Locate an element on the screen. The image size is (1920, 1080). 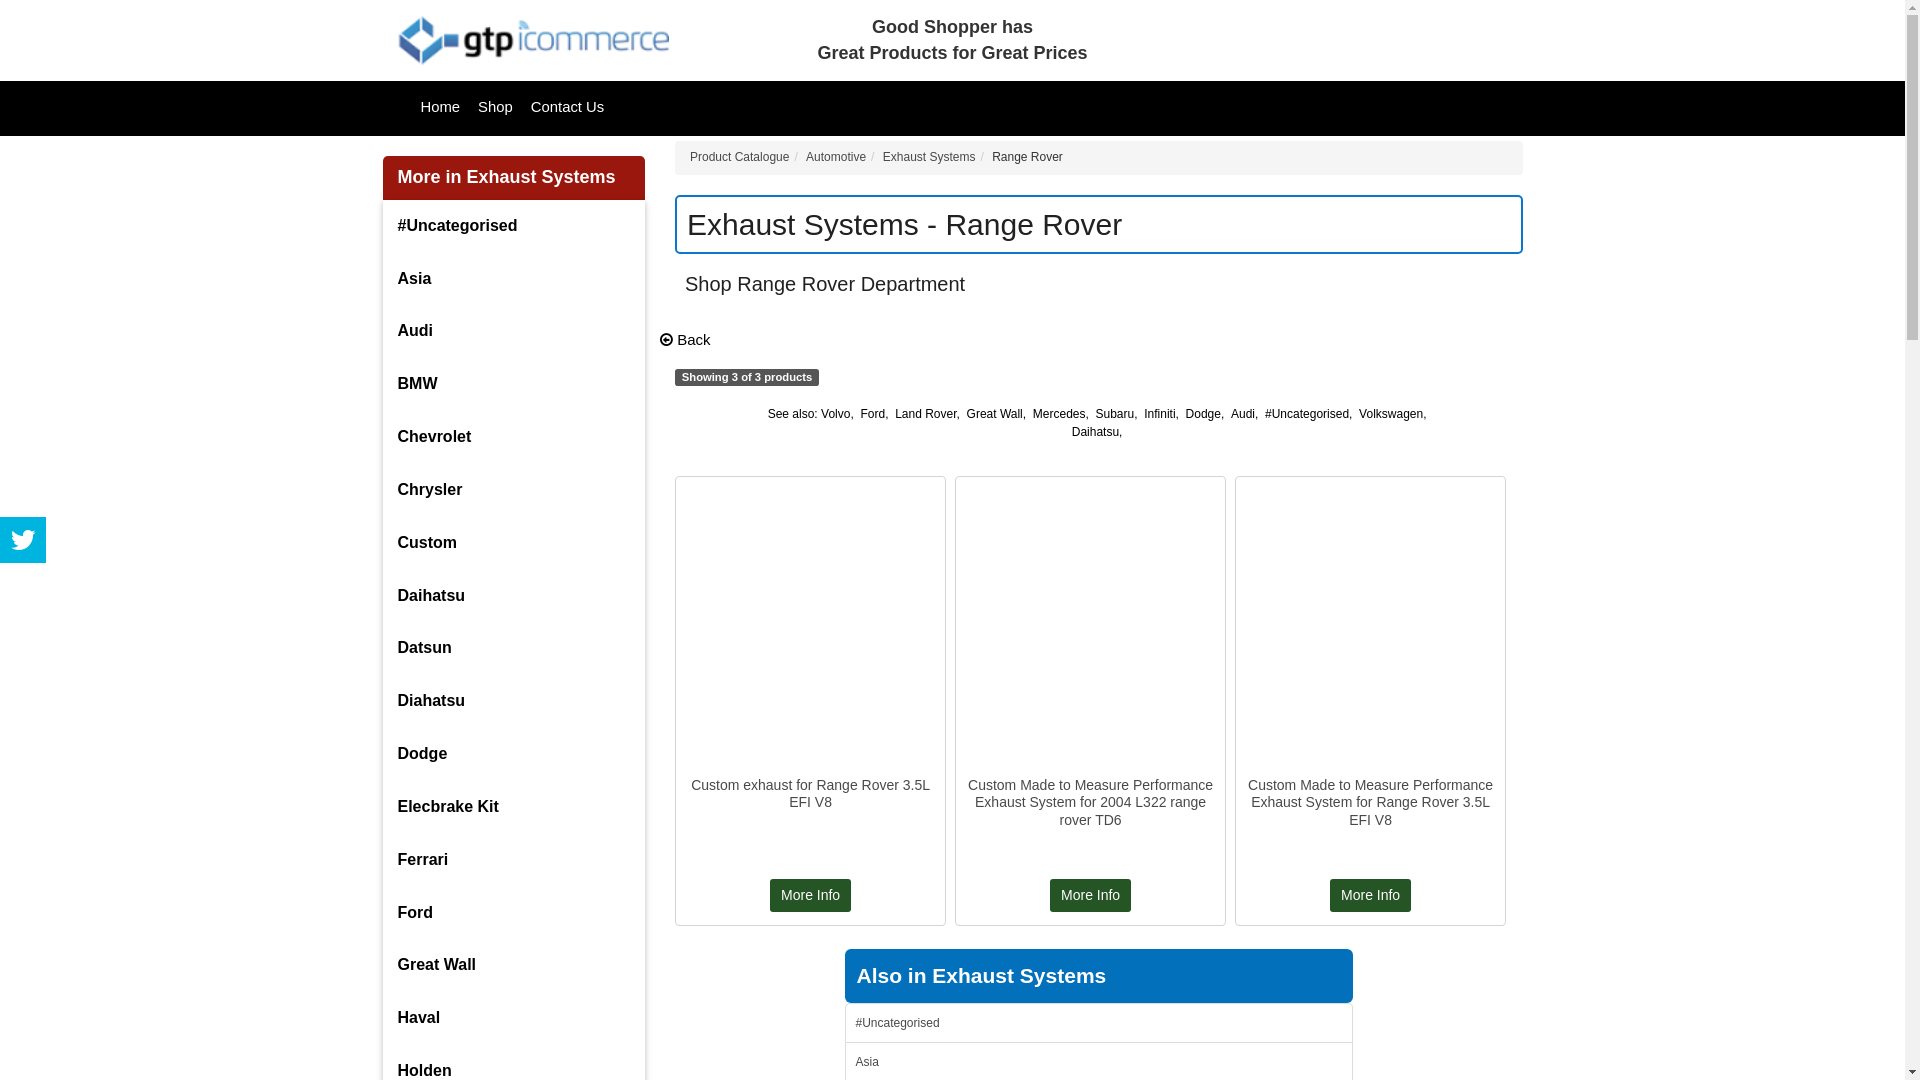
'GTP iCommerce Pty Ltd Twitter' is located at coordinates (23, 540).